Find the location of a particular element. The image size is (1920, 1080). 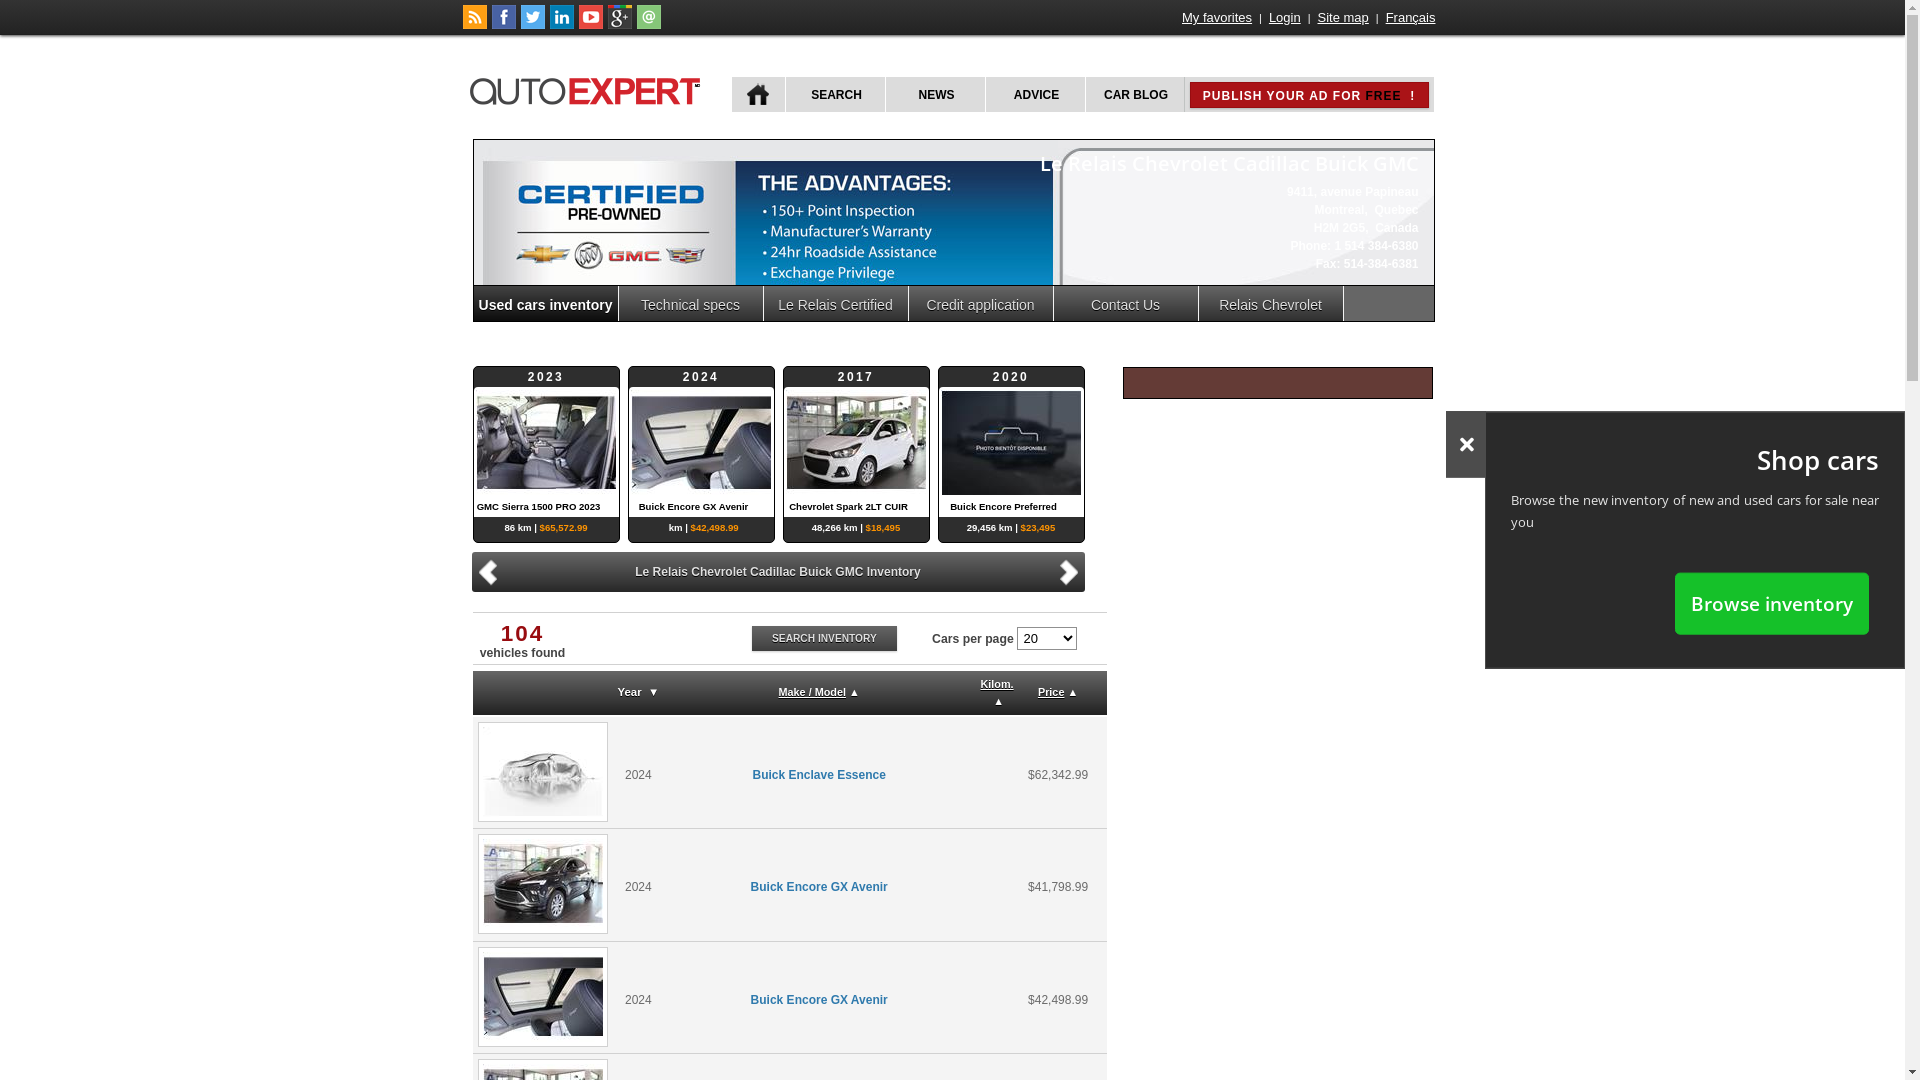

'Browse inventory' is located at coordinates (1771, 602).